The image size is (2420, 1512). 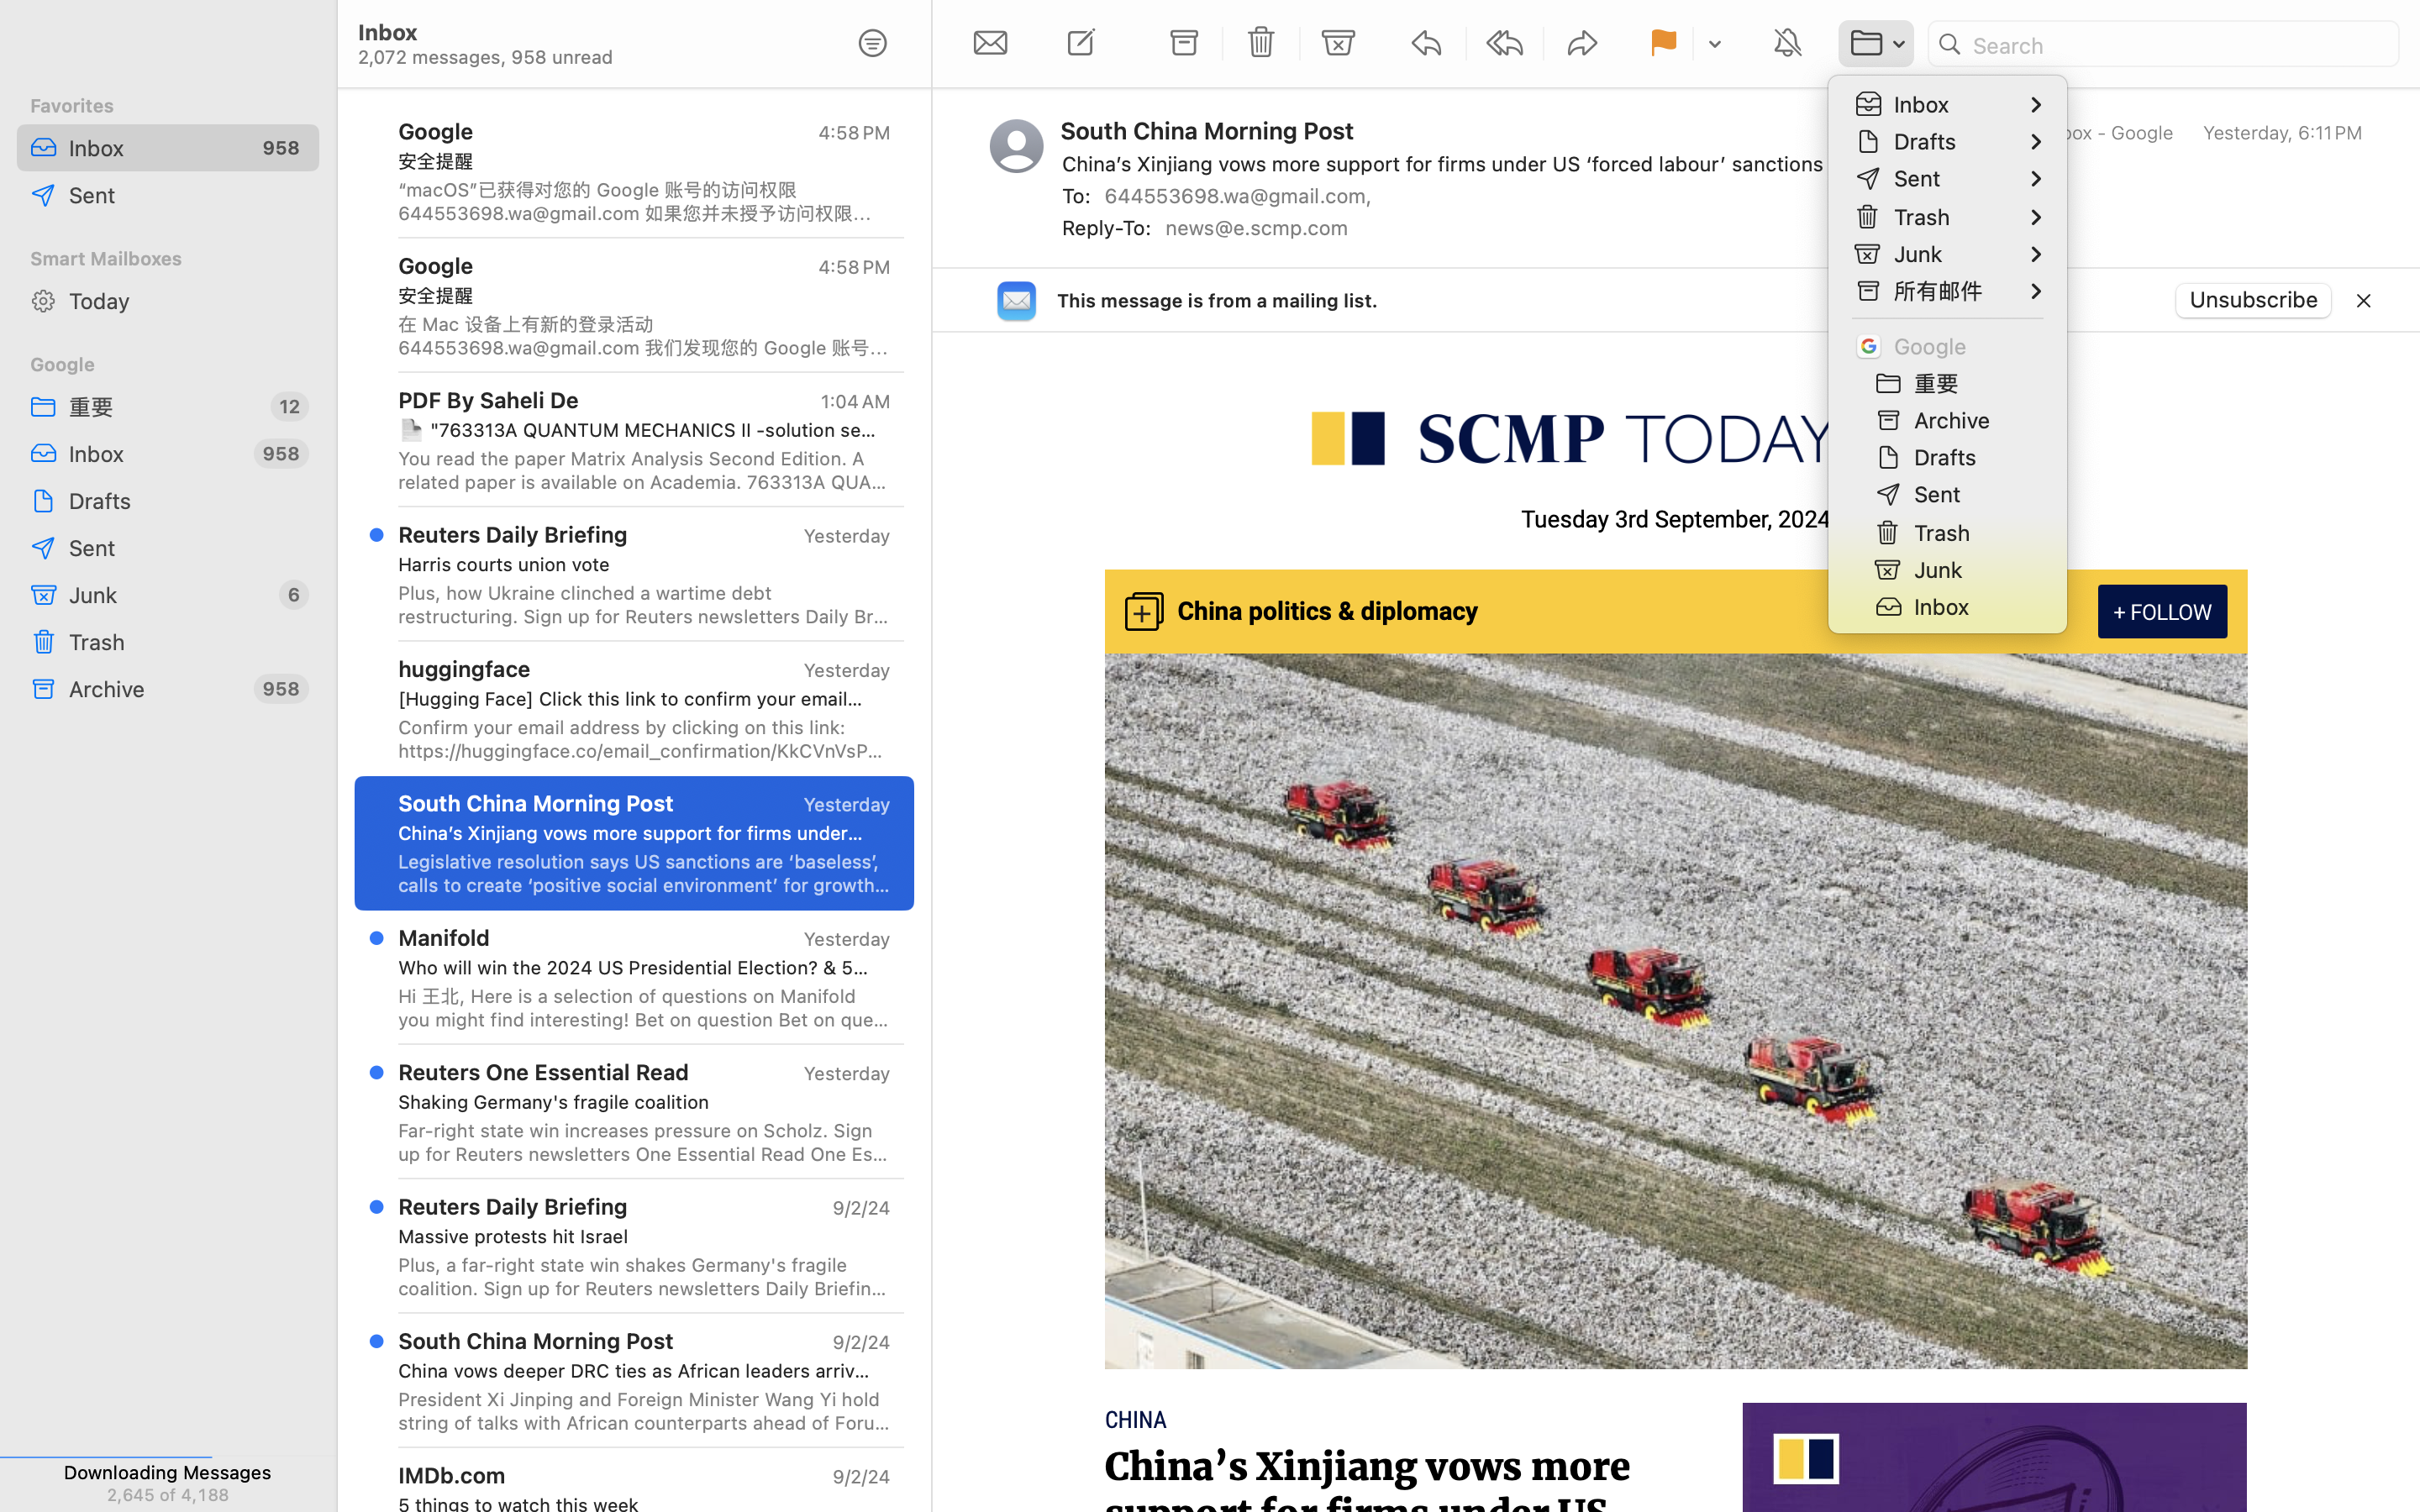 I want to click on 'Harris courts union vote', so click(x=637, y=563).